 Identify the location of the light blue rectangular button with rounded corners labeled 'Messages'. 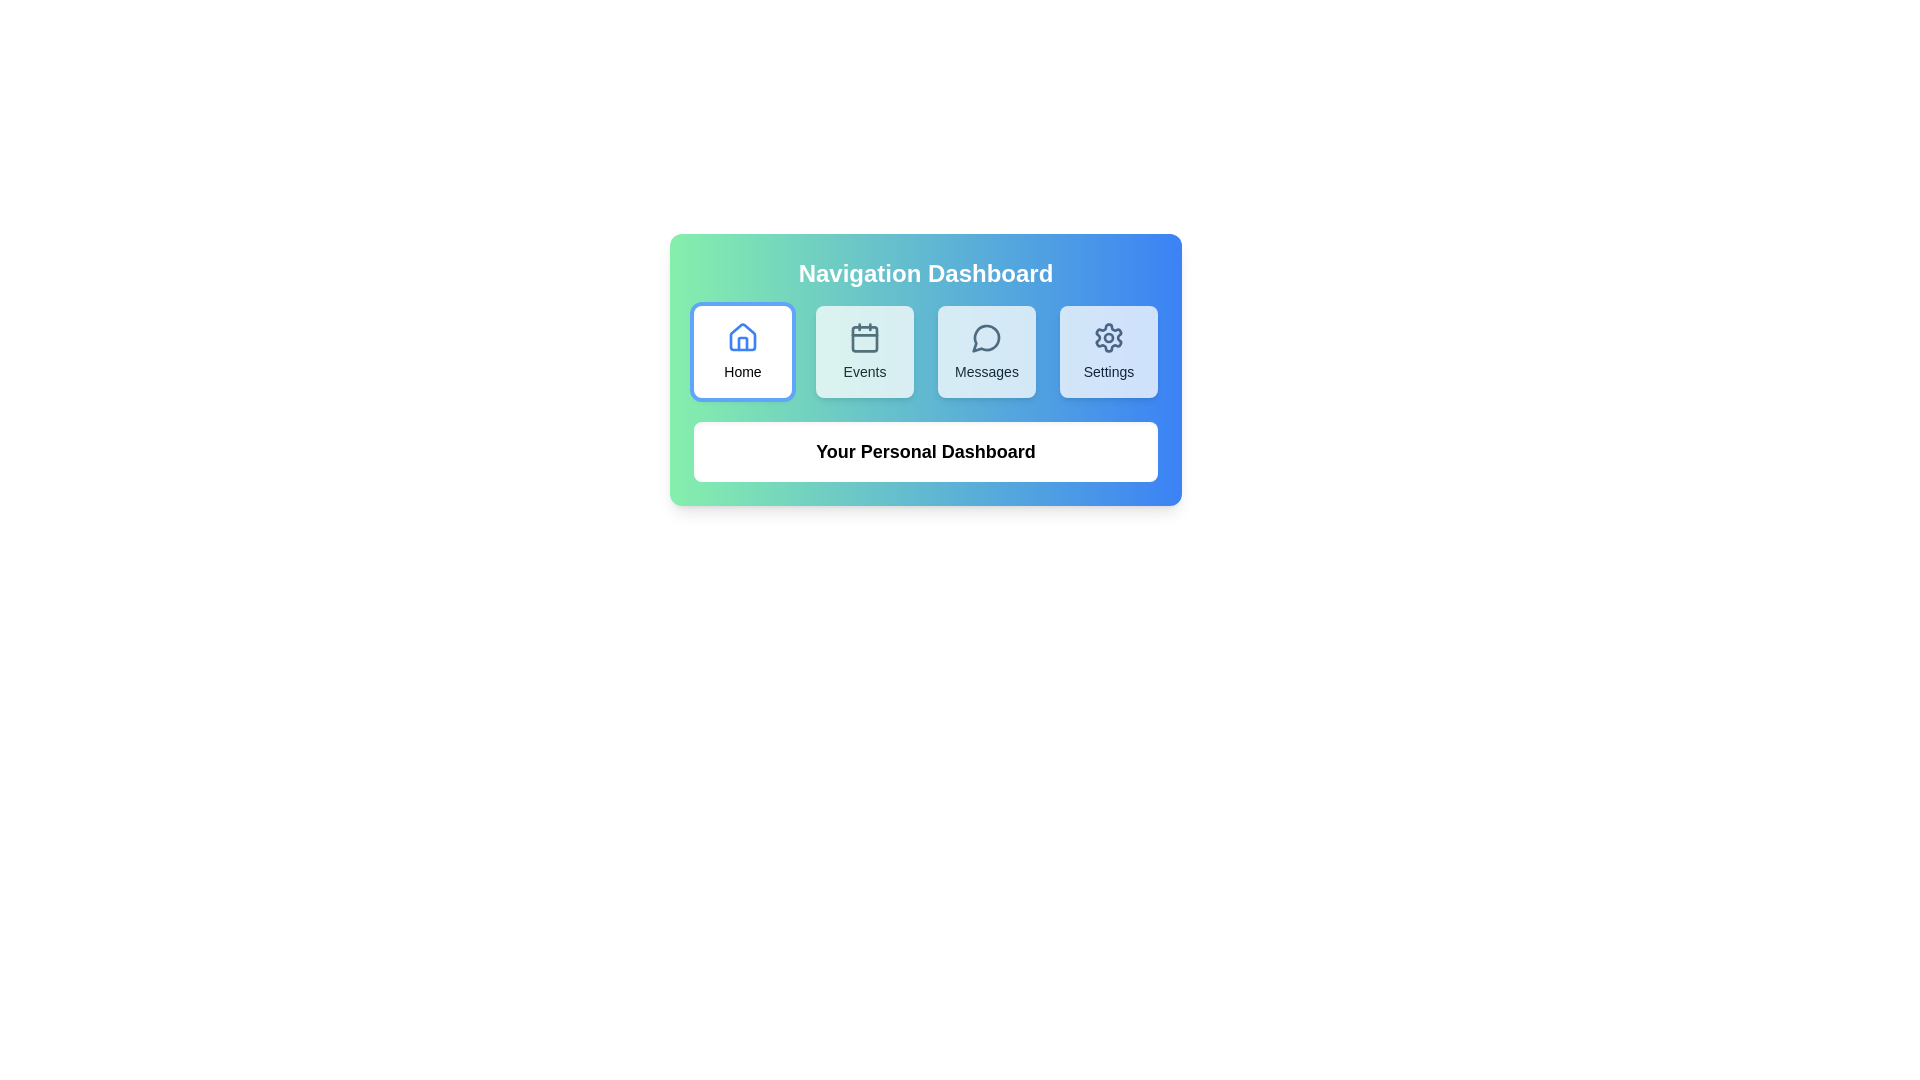
(987, 350).